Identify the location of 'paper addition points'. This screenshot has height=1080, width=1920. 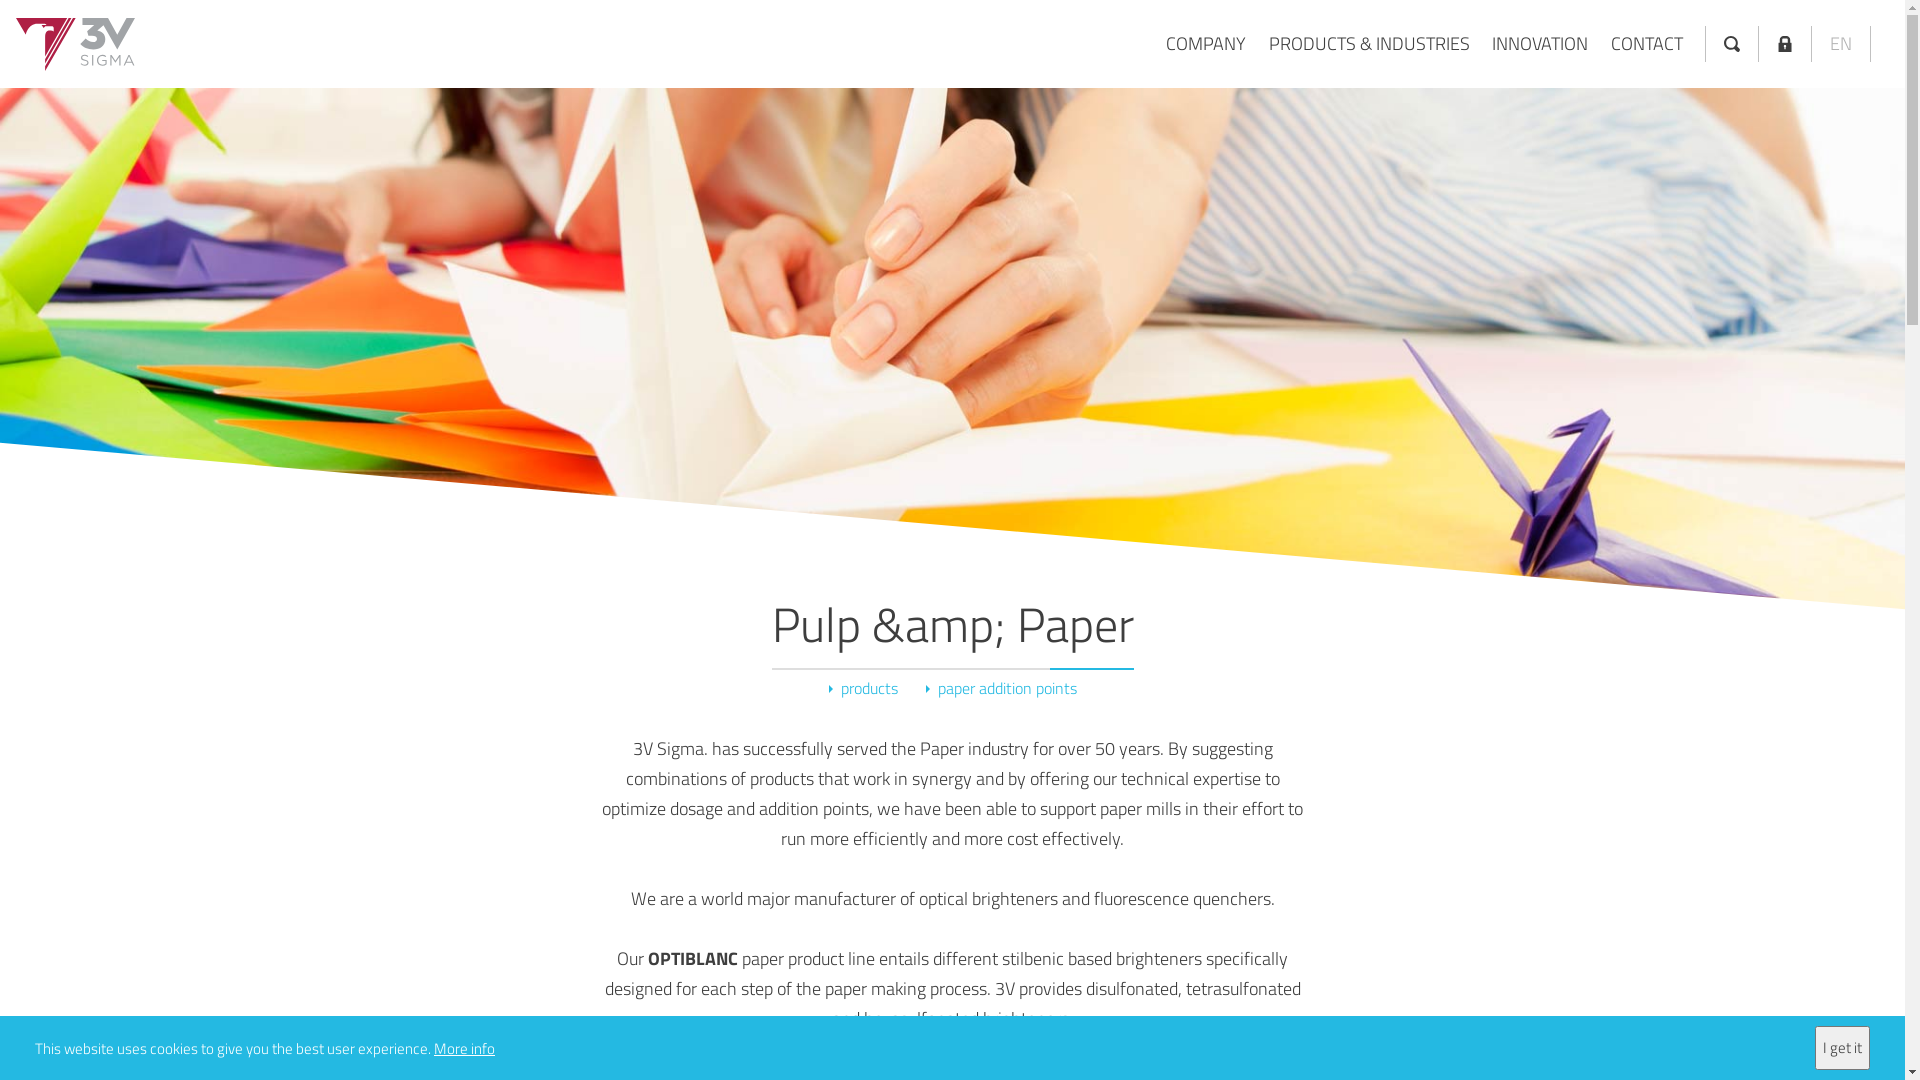
(1001, 687).